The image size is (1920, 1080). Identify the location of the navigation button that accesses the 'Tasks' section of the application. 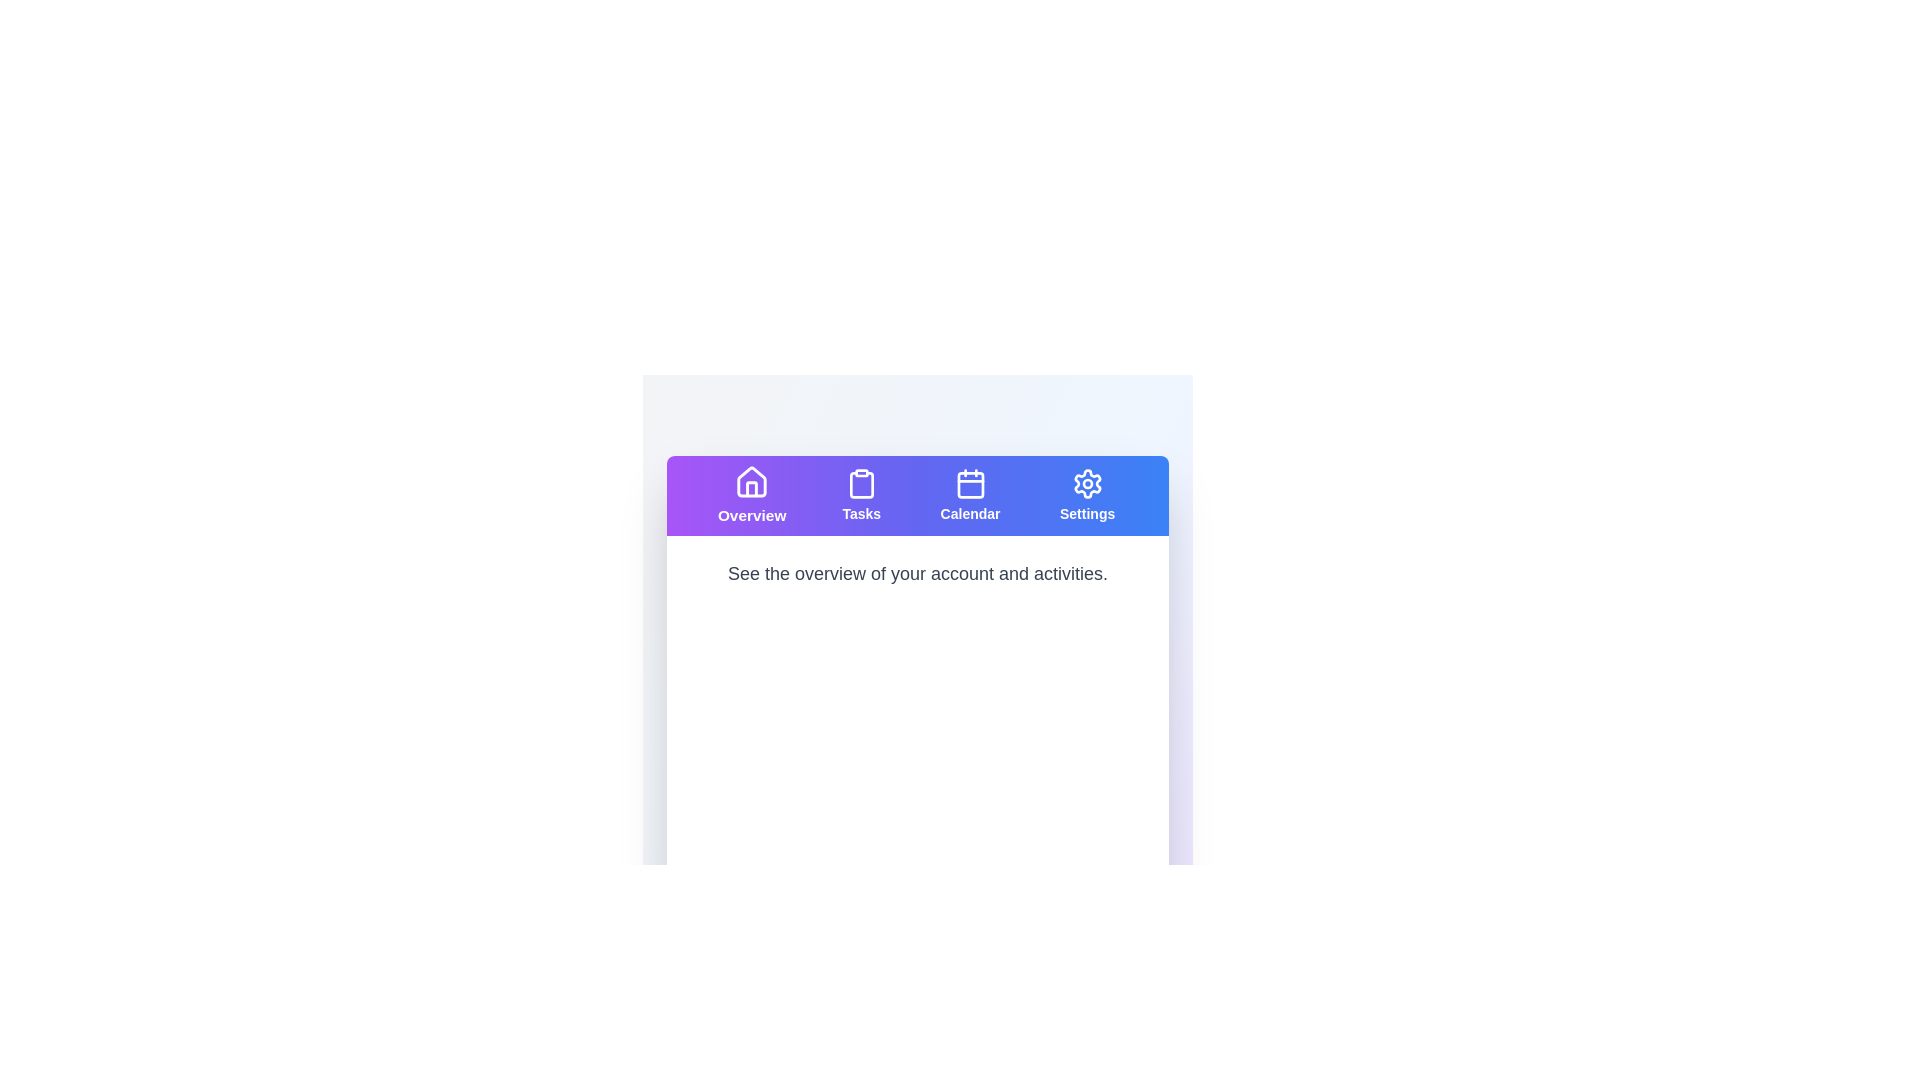
(861, 495).